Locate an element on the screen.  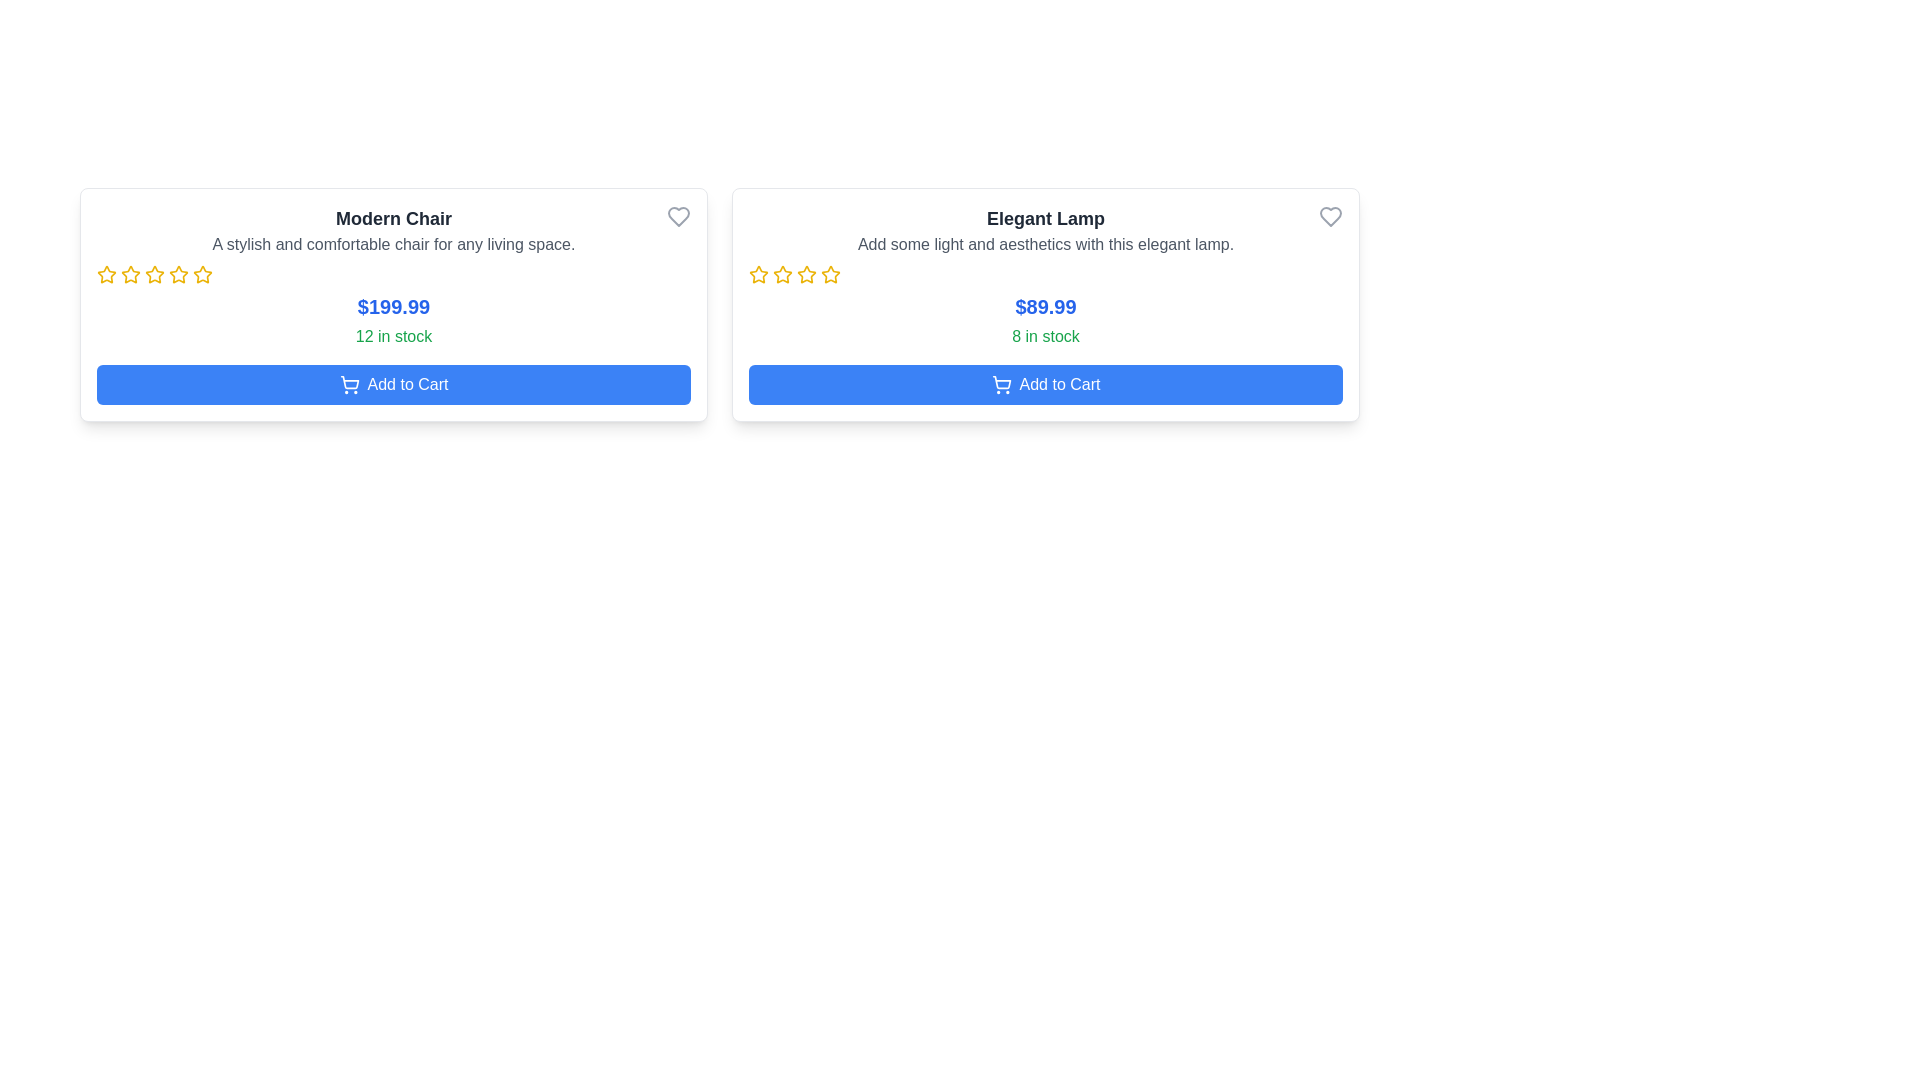
the third star icon in the rating section of the 'Elegant Lamp' product card is located at coordinates (806, 274).